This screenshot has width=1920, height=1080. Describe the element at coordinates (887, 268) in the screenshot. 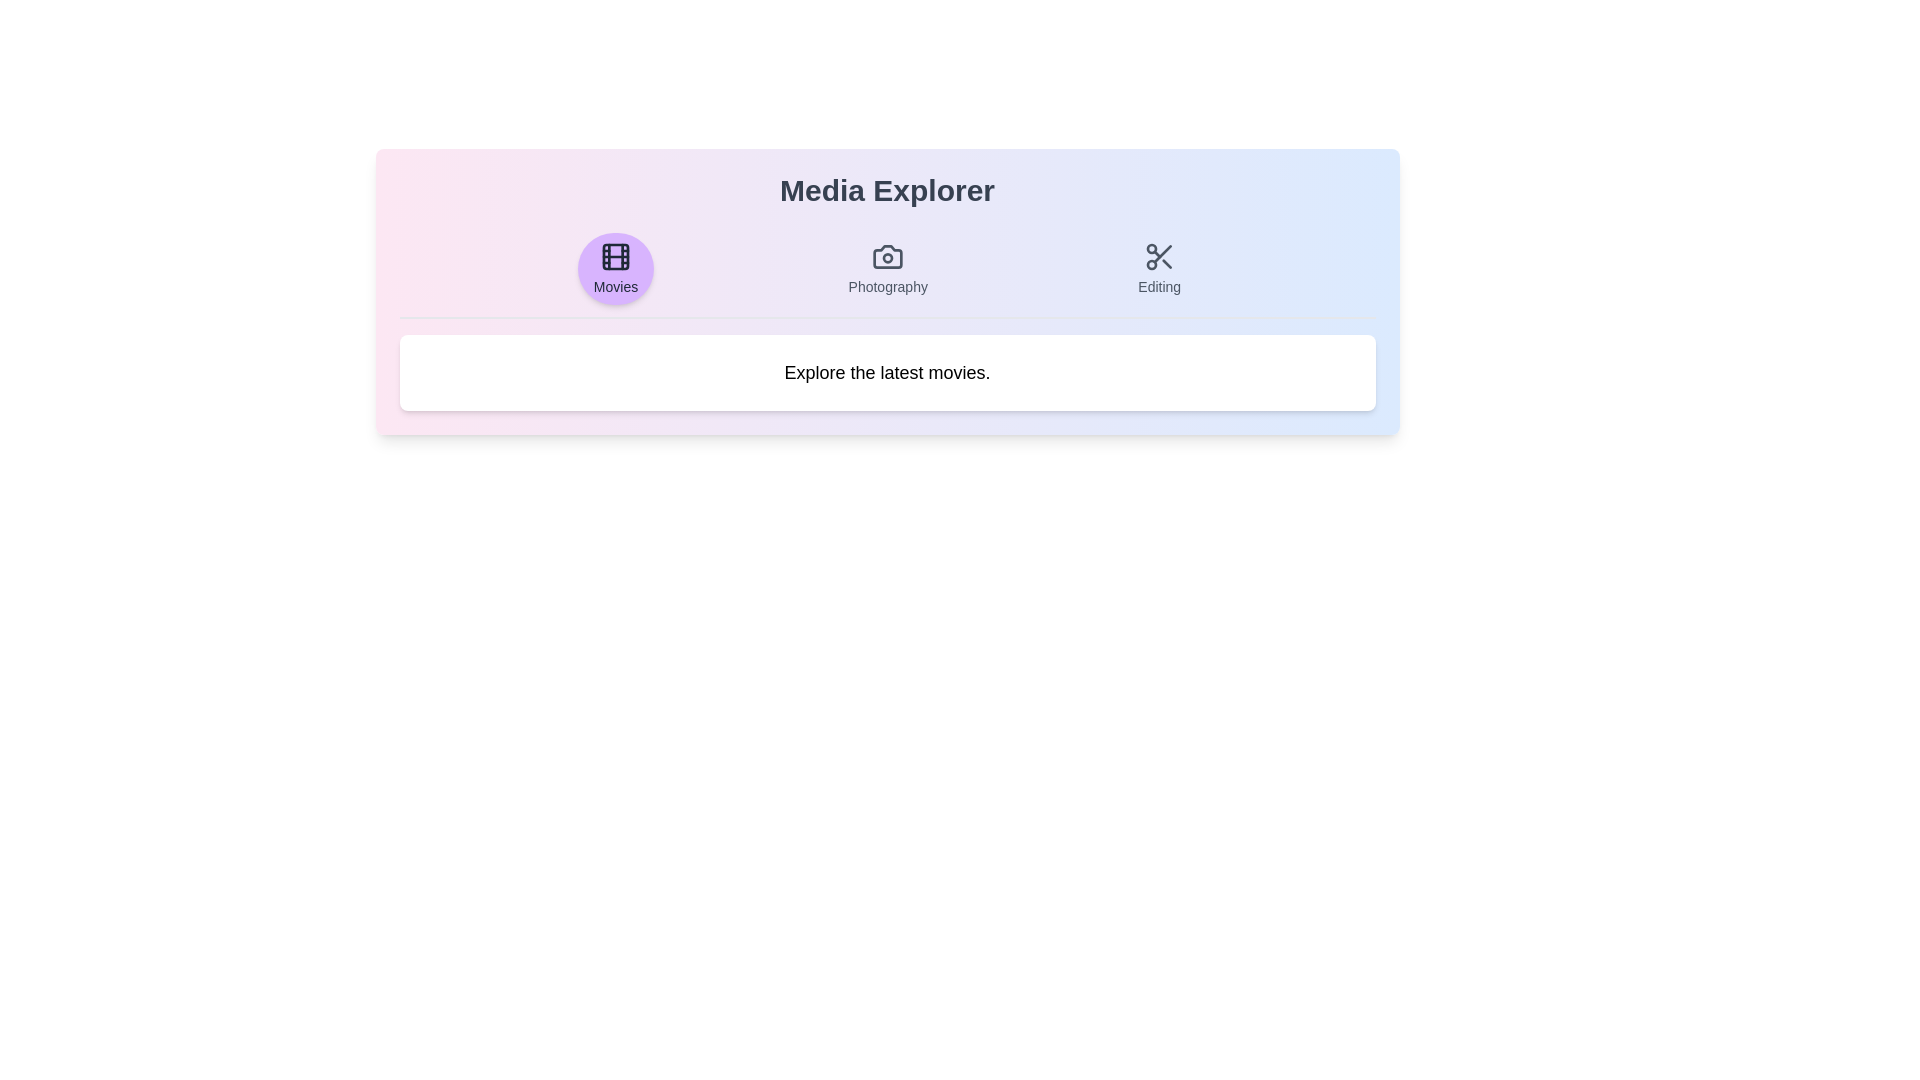

I see `the Photography tab in the AdvancedMediaTabs component` at that location.